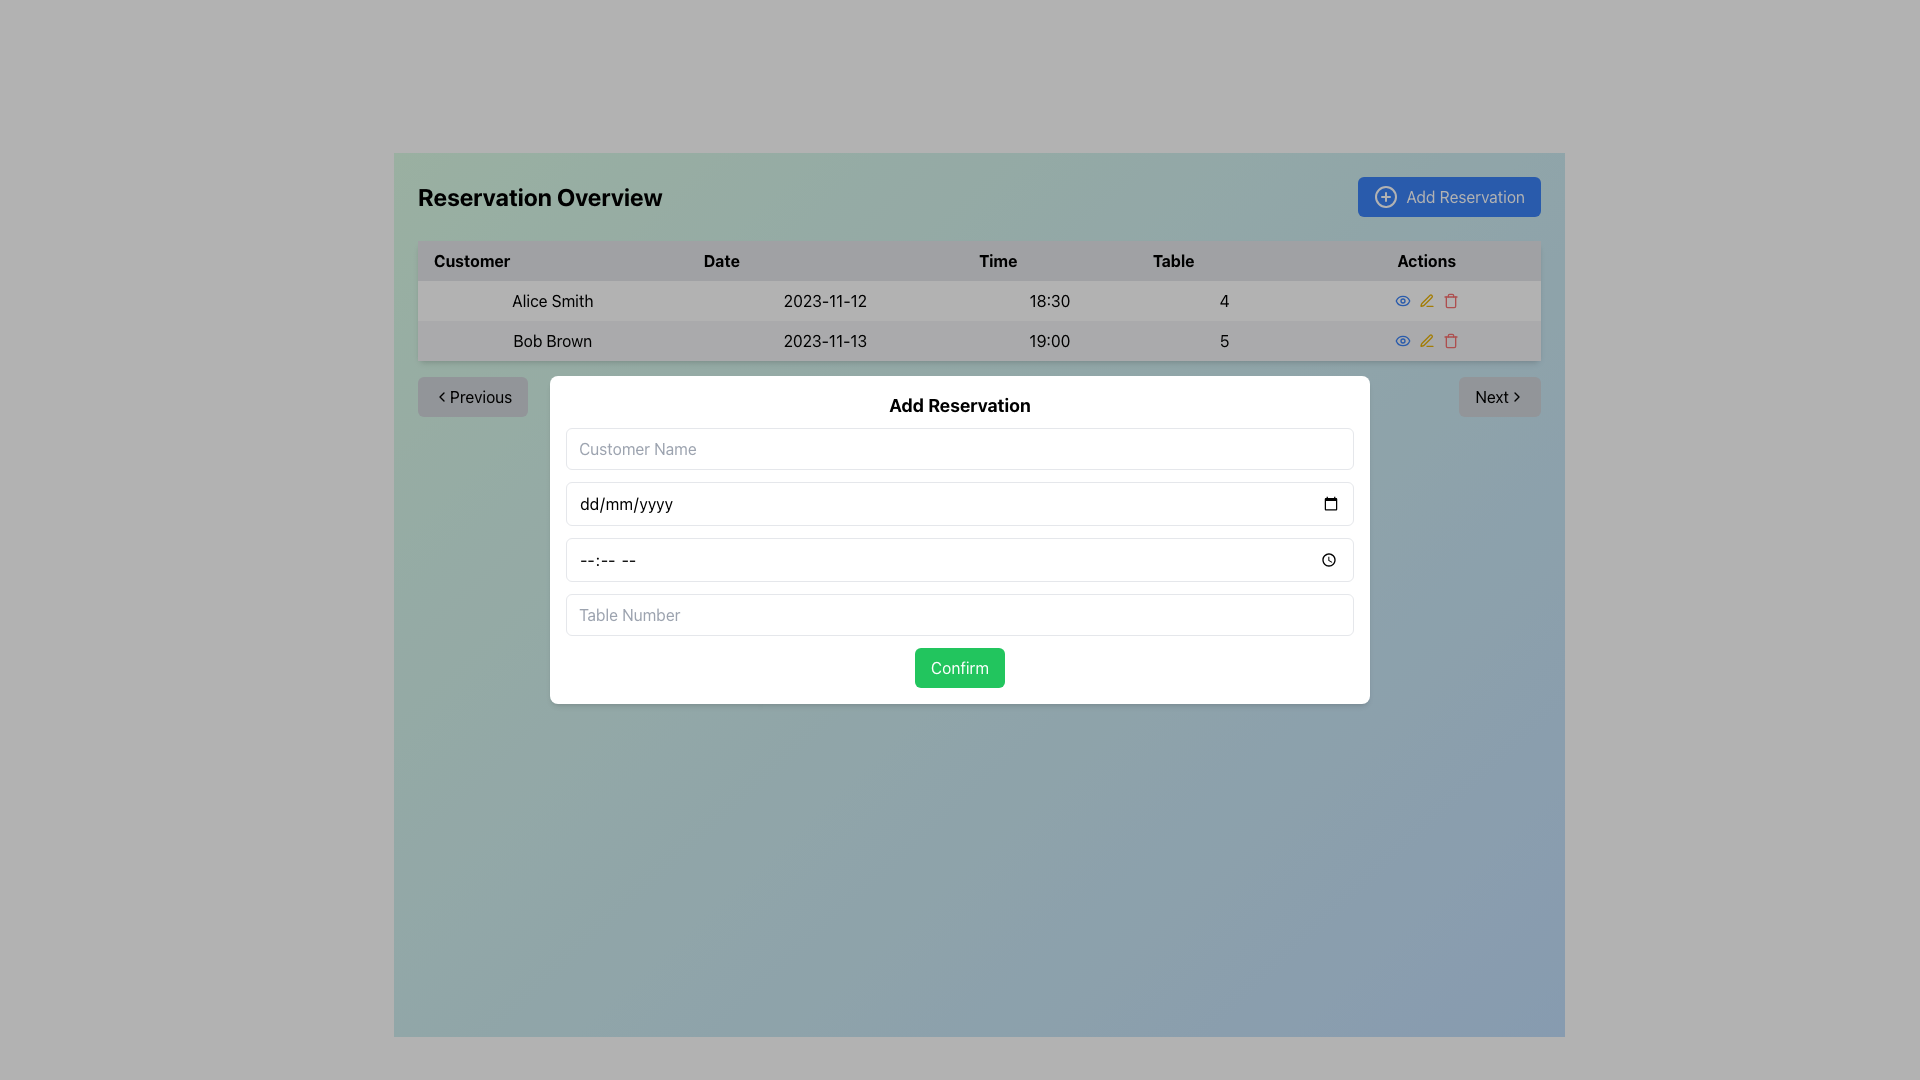 The width and height of the screenshot is (1920, 1080). I want to click on the yellow pen-shaped icon in the third position of the action button set for Bob Brown, so click(1425, 300).